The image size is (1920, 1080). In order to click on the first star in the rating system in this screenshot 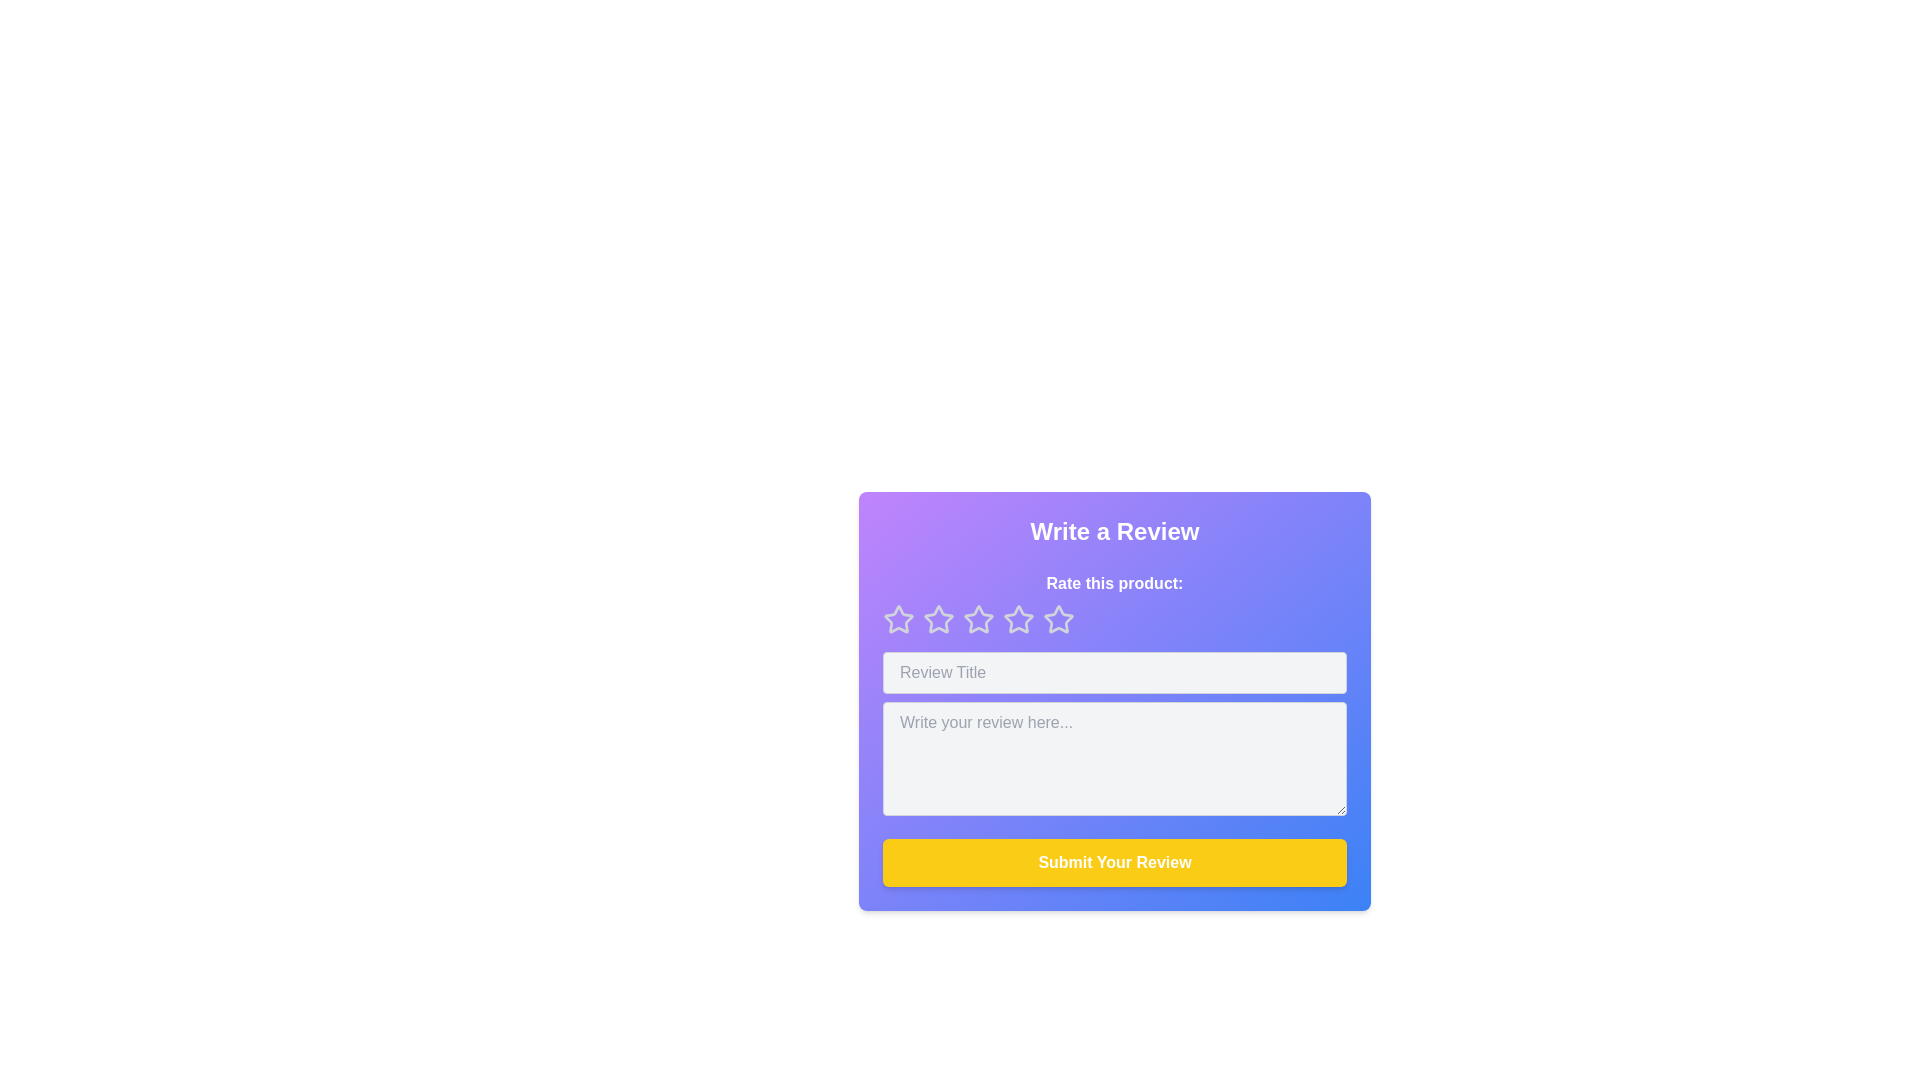, I will do `click(897, 619)`.